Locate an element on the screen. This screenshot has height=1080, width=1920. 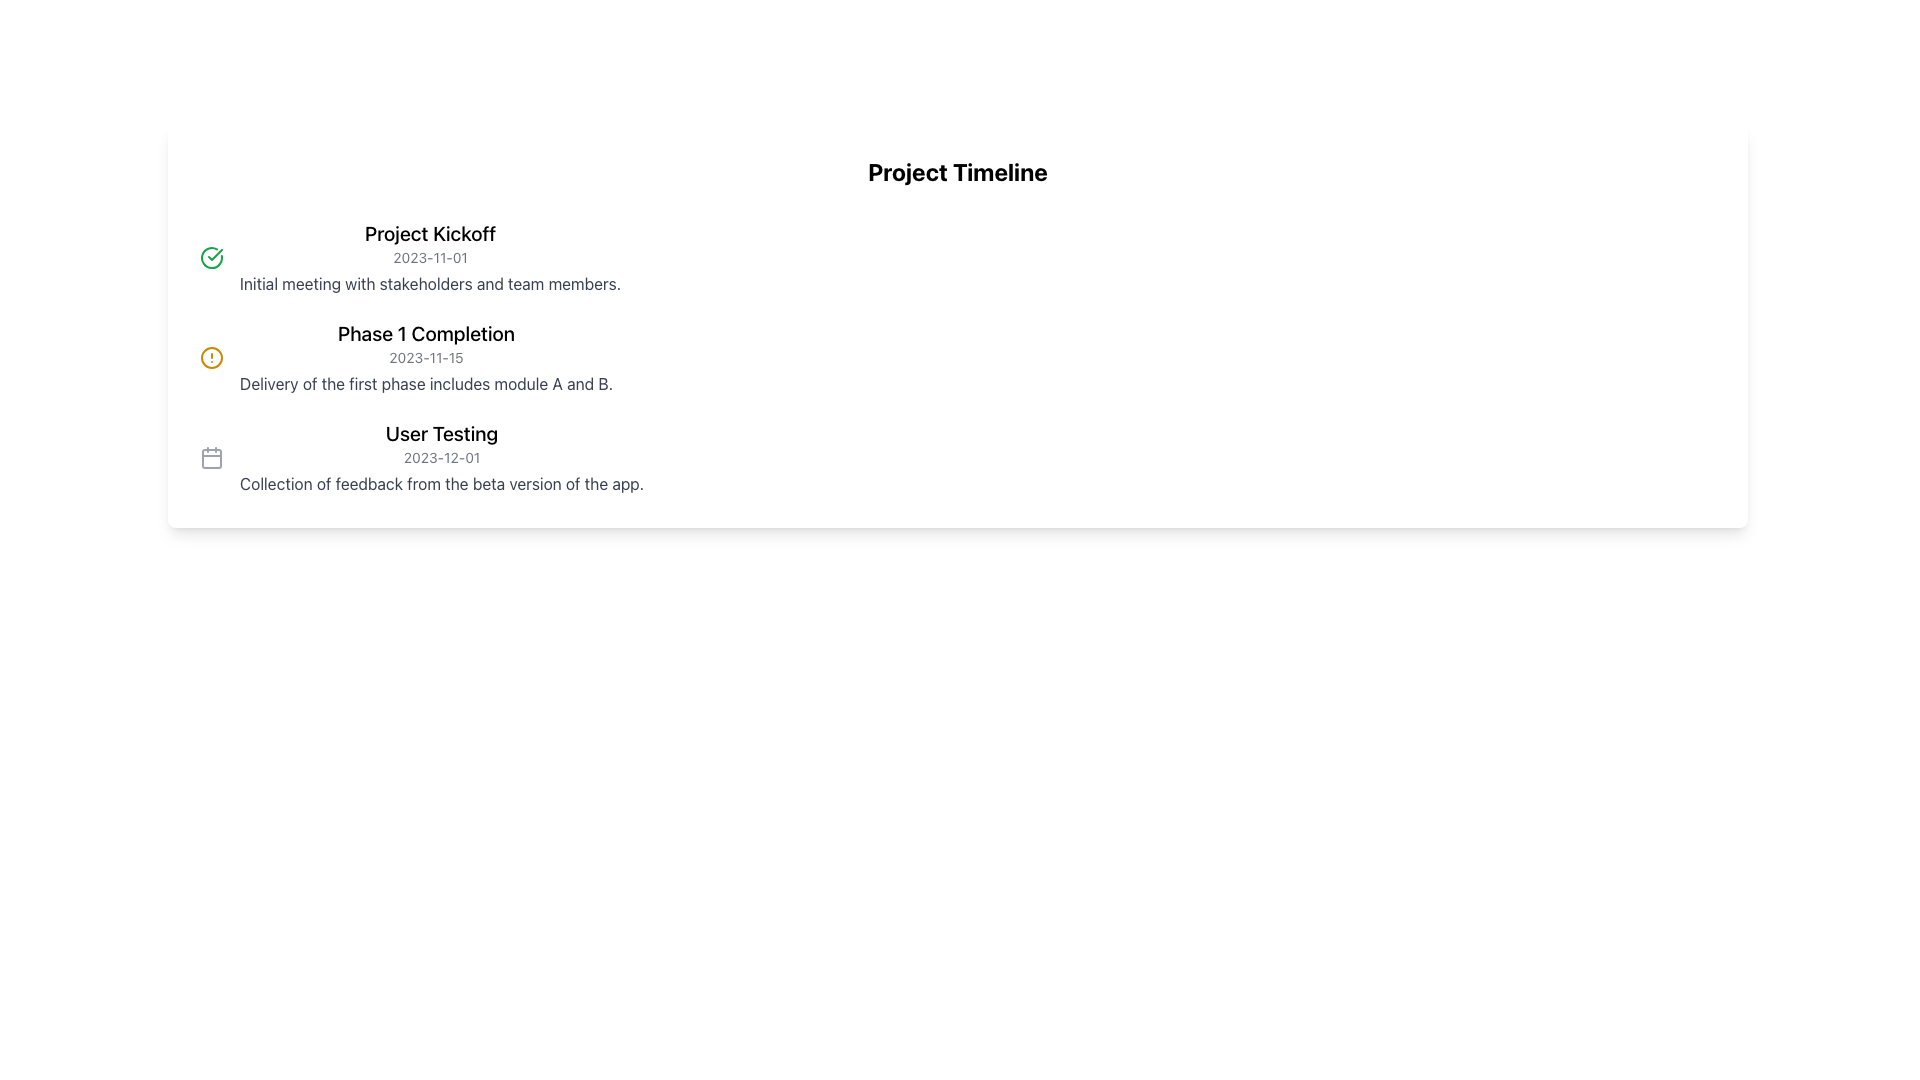
the text label providing additional information about the 'User Testing' timeline entry, located directly below the 'User Testing' heading is located at coordinates (440, 483).